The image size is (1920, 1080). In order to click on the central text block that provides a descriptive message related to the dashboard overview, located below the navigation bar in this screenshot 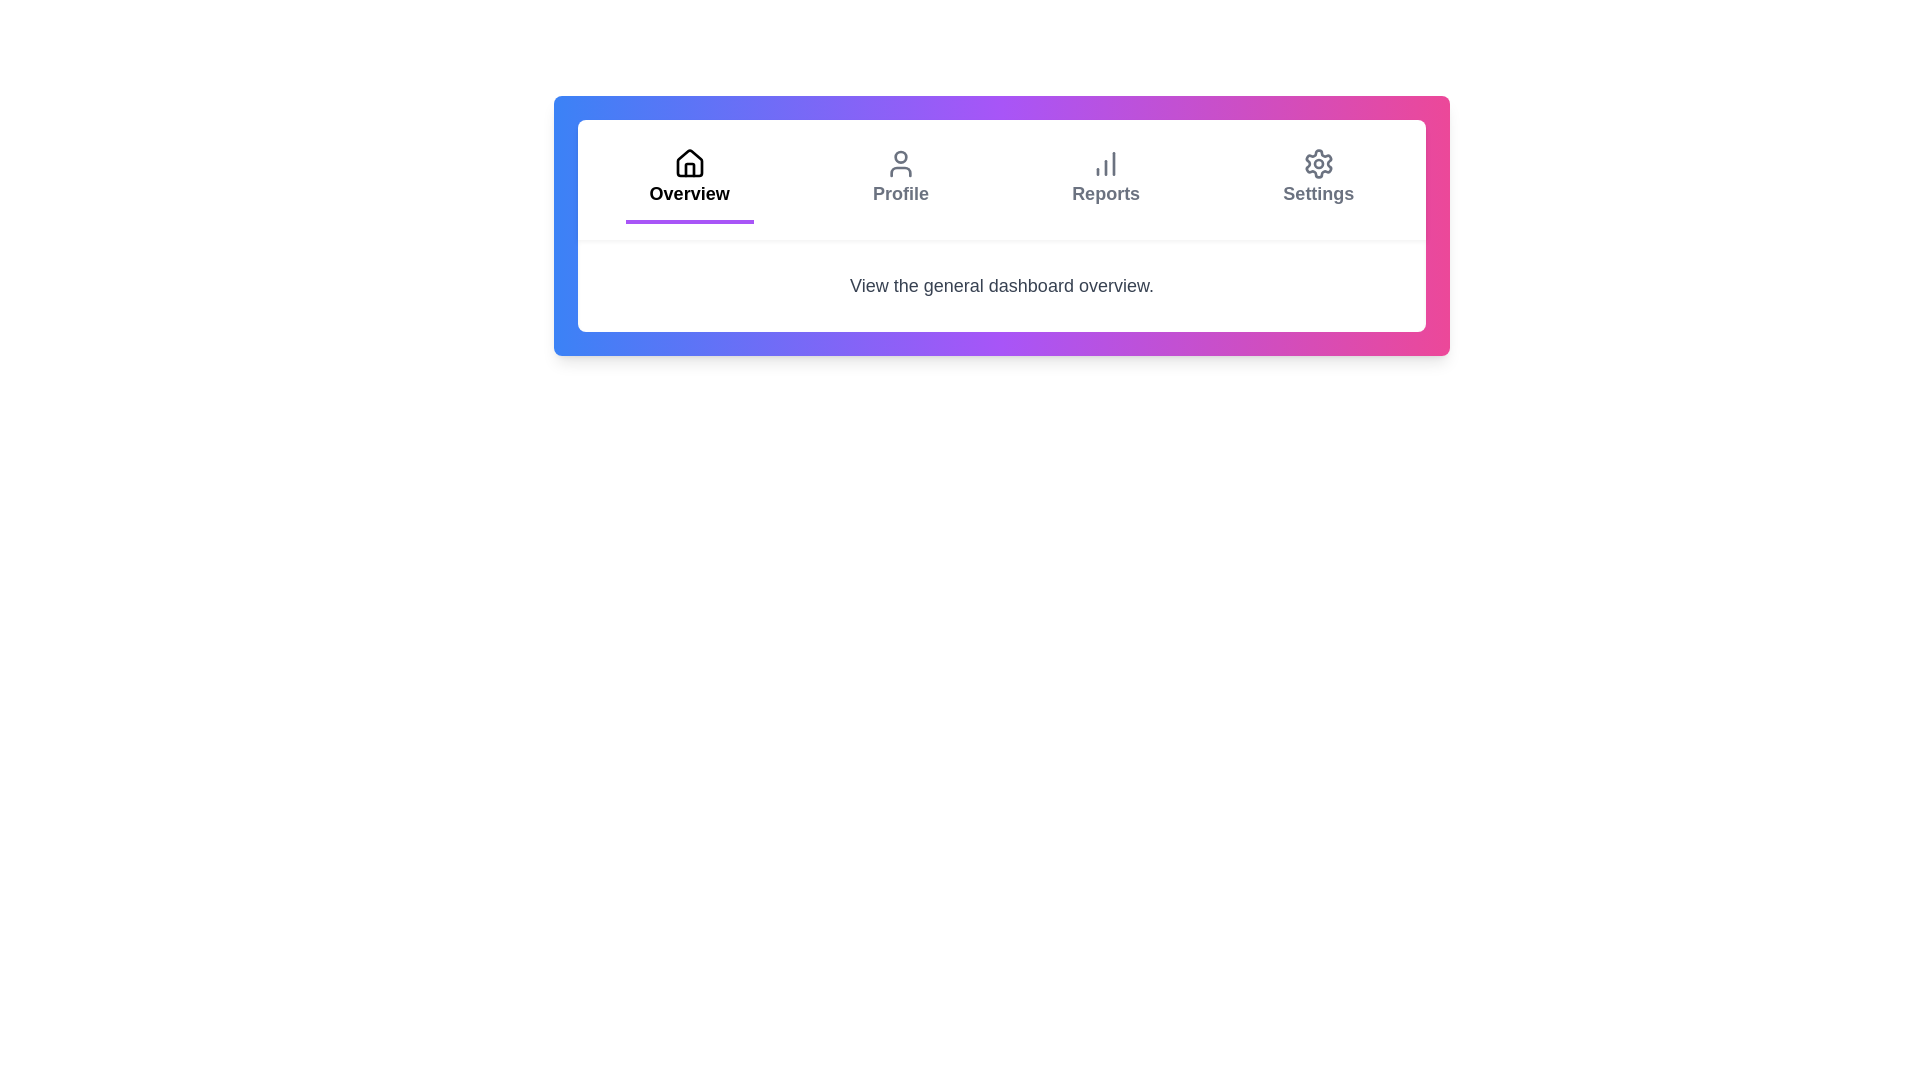, I will do `click(1002, 285)`.